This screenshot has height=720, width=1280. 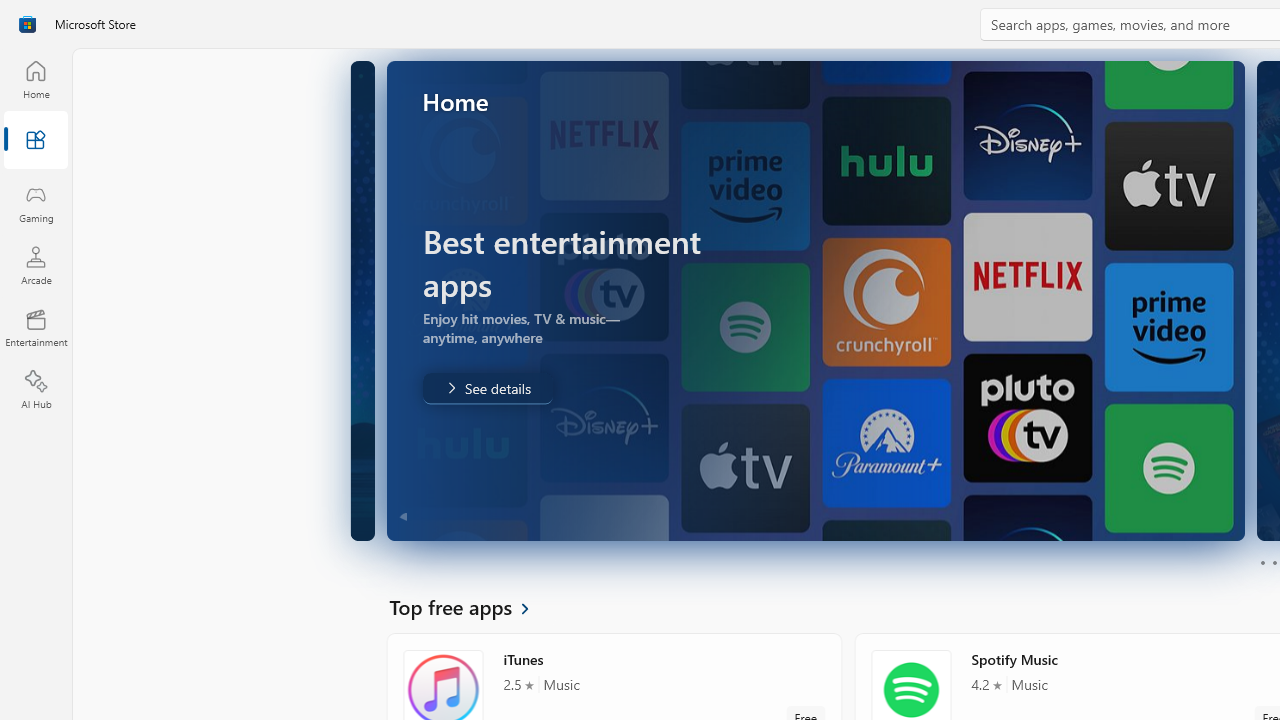 What do you see at coordinates (470, 605) in the screenshot?
I see `'See all  Top free apps'` at bounding box center [470, 605].